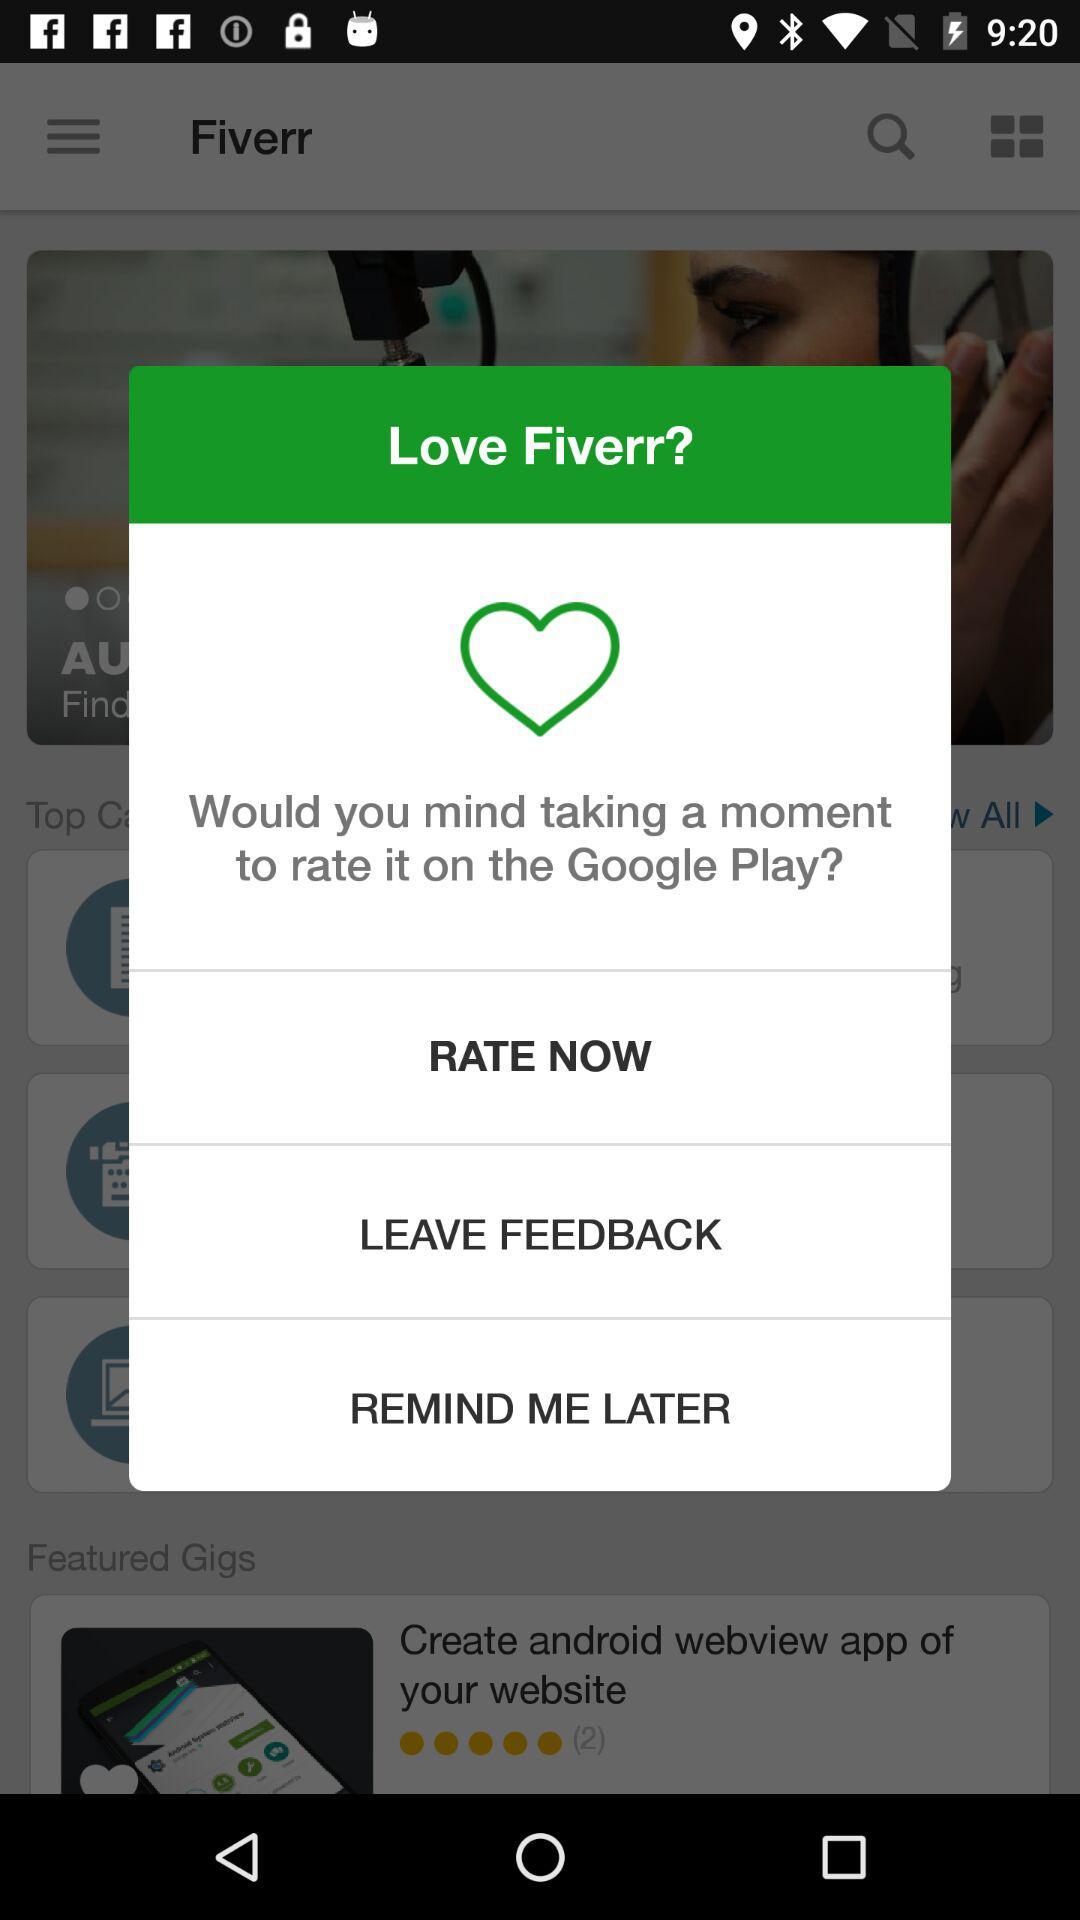 The image size is (1080, 1920). I want to click on the leave feedback icon, so click(540, 1230).